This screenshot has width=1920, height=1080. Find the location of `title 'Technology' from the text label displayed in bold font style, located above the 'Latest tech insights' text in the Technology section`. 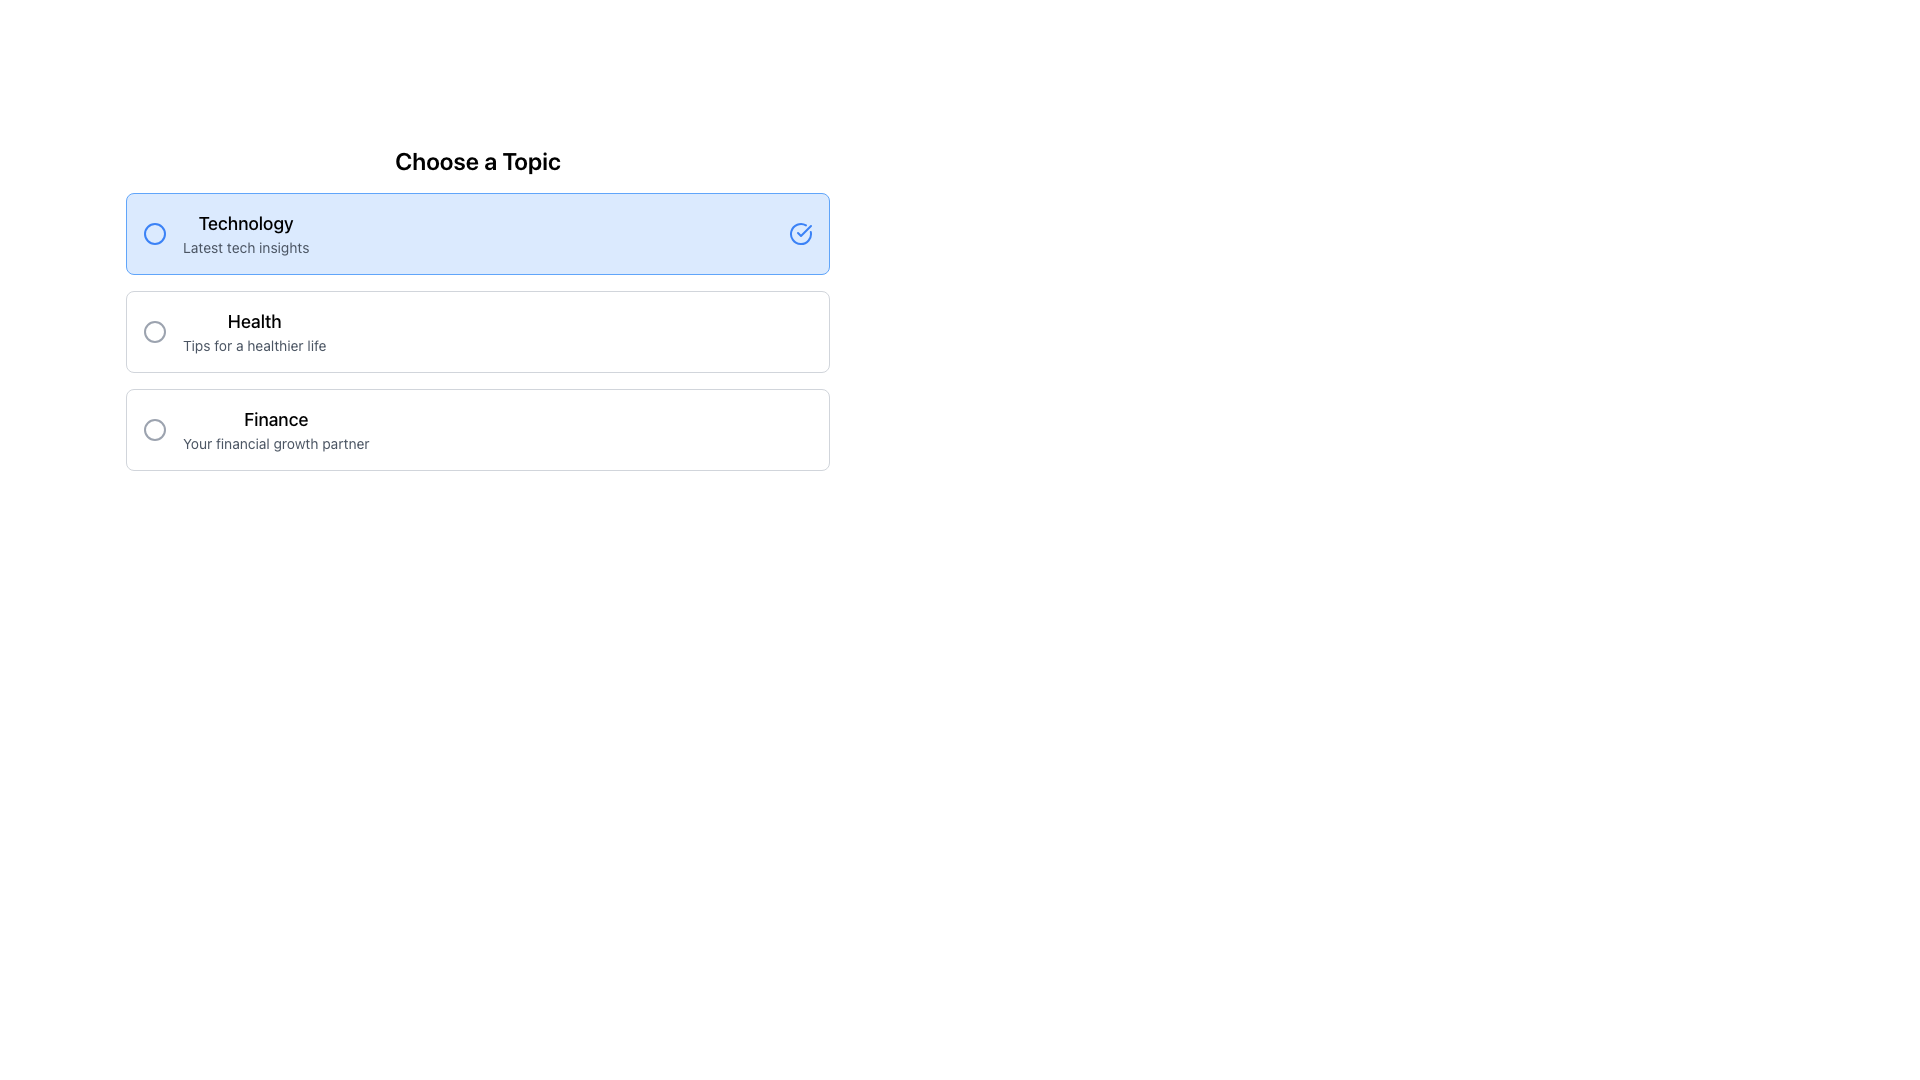

title 'Technology' from the text label displayed in bold font style, located above the 'Latest tech insights' text in the Technology section is located at coordinates (245, 223).